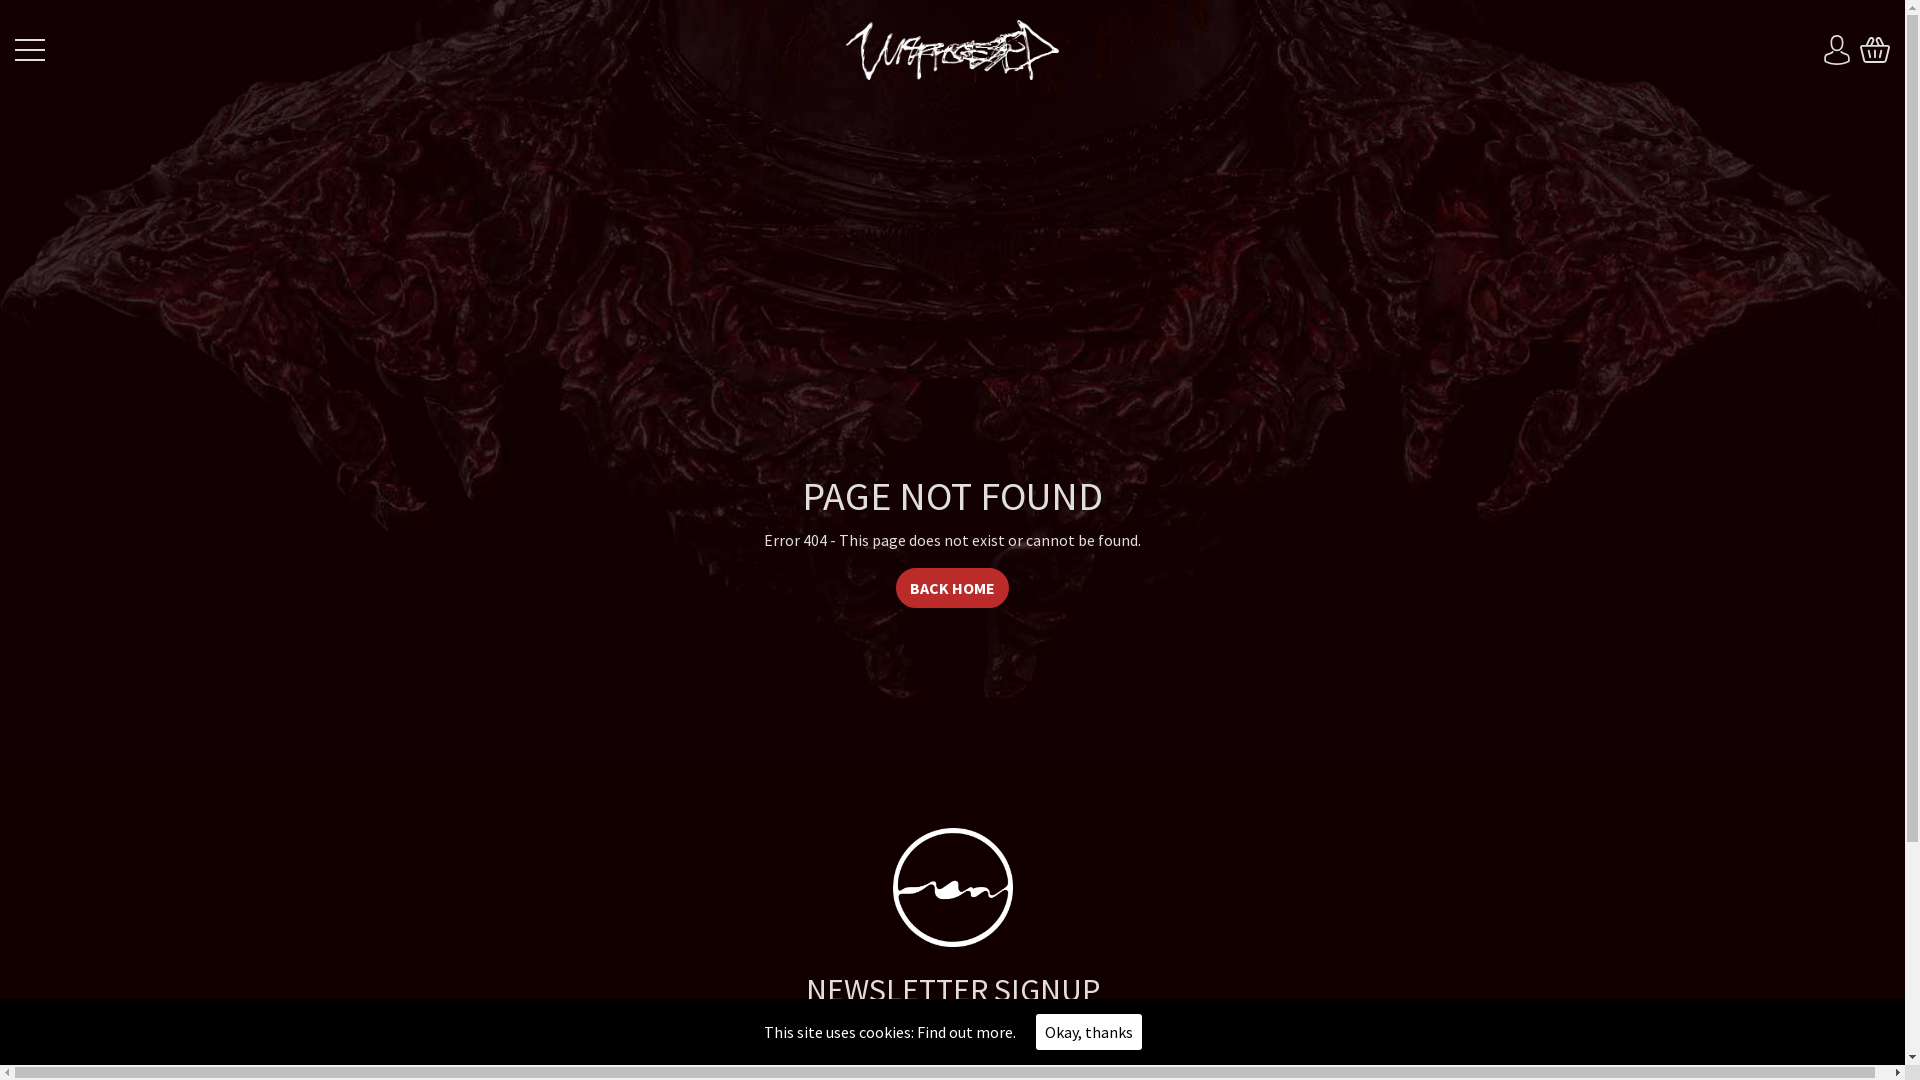  What do you see at coordinates (1837, 49) in the screenshot?
I see `'Login / Register'` at bounding box center [1837, 49].